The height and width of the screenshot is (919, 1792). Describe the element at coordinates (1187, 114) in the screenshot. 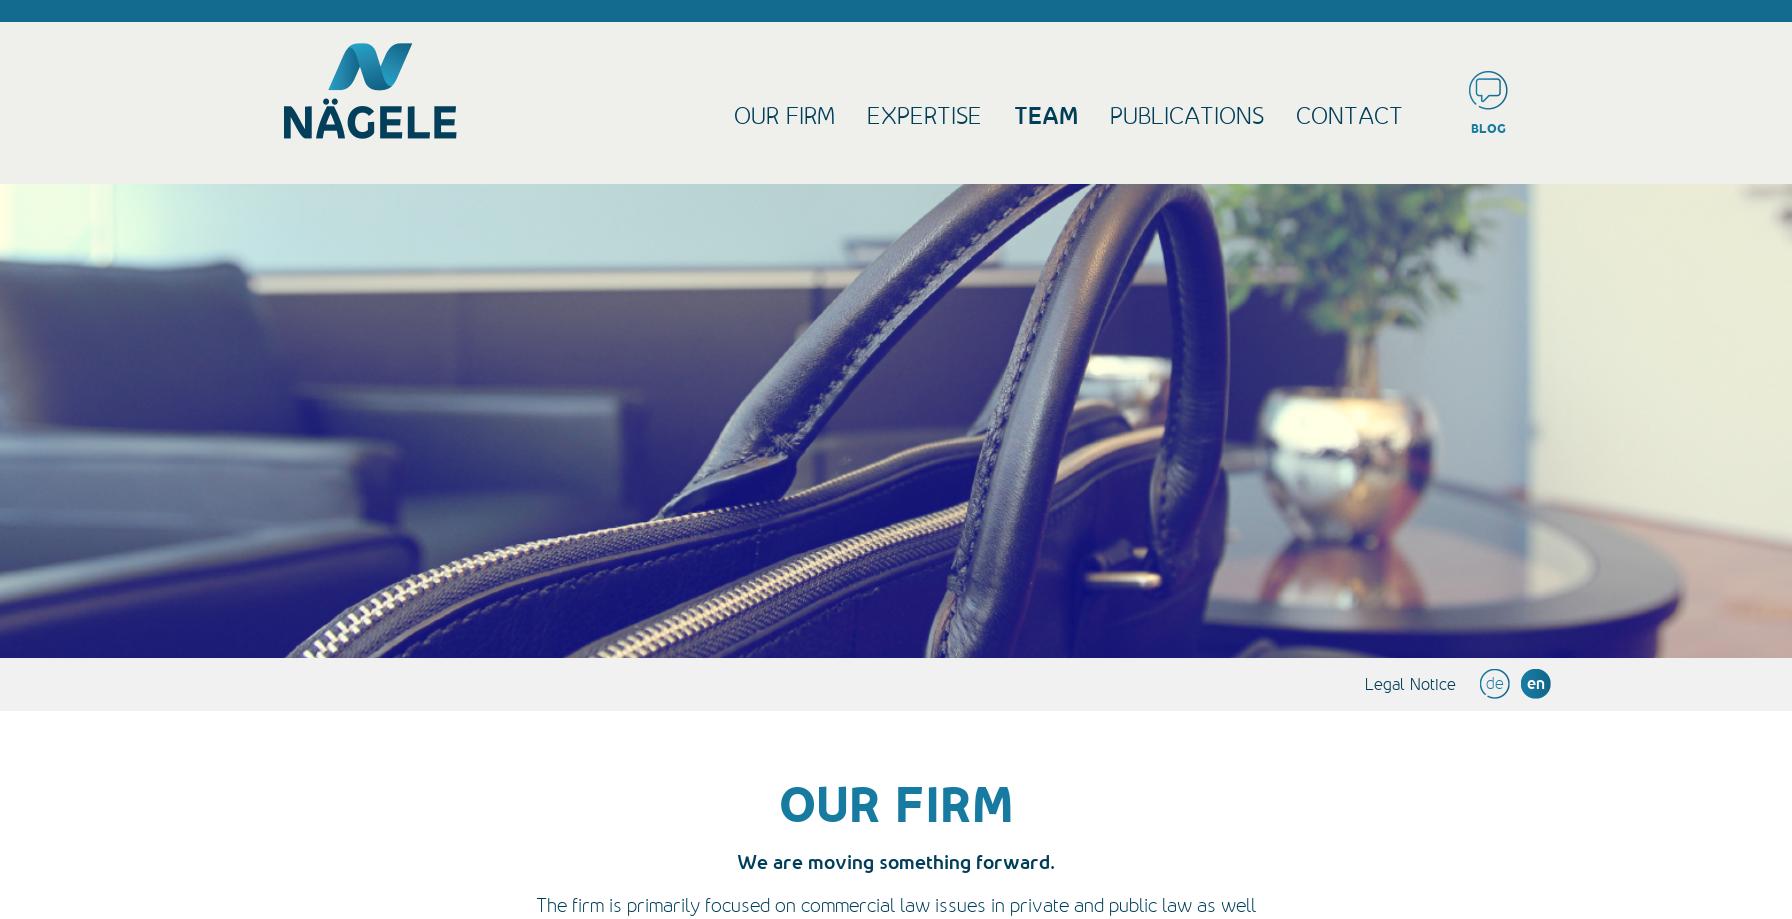

I see `'Publications'` at that location.